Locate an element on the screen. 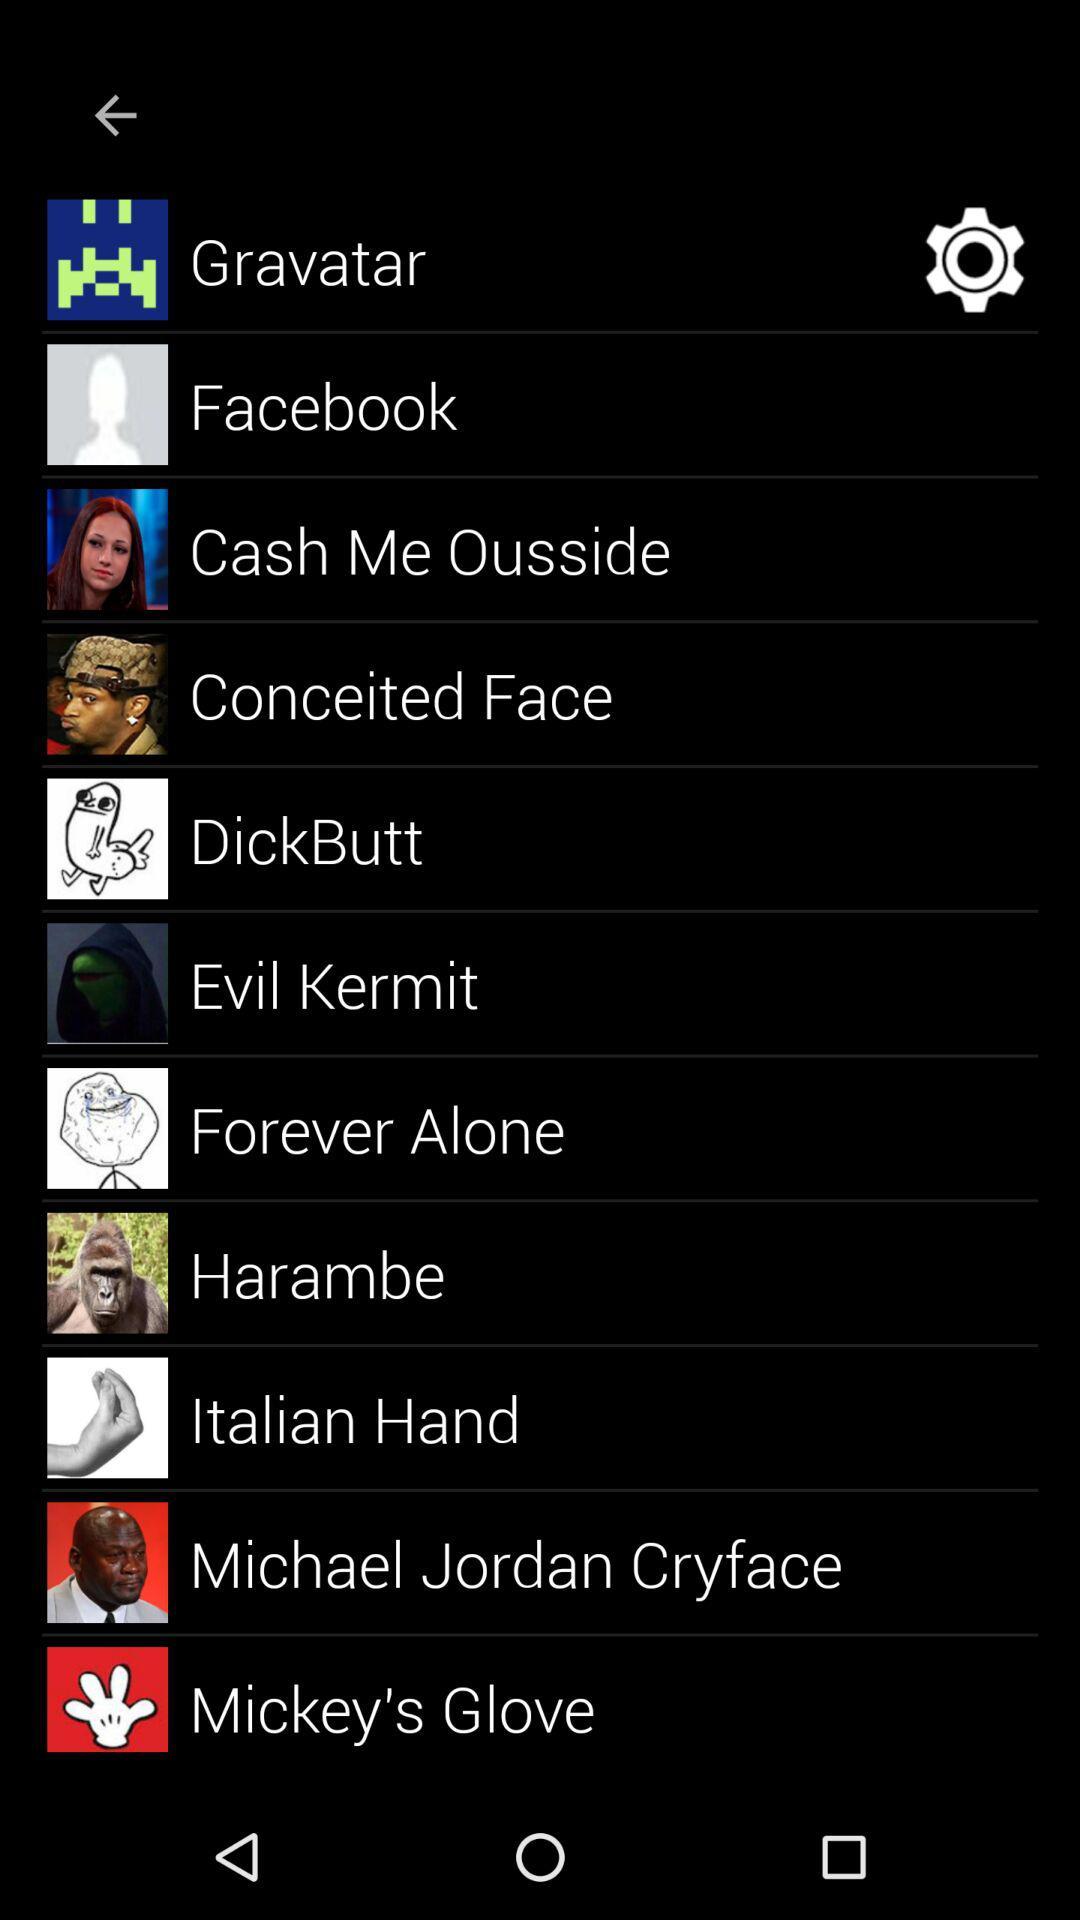  the michael jordan cryface item is located at coordinates (538, 1561).